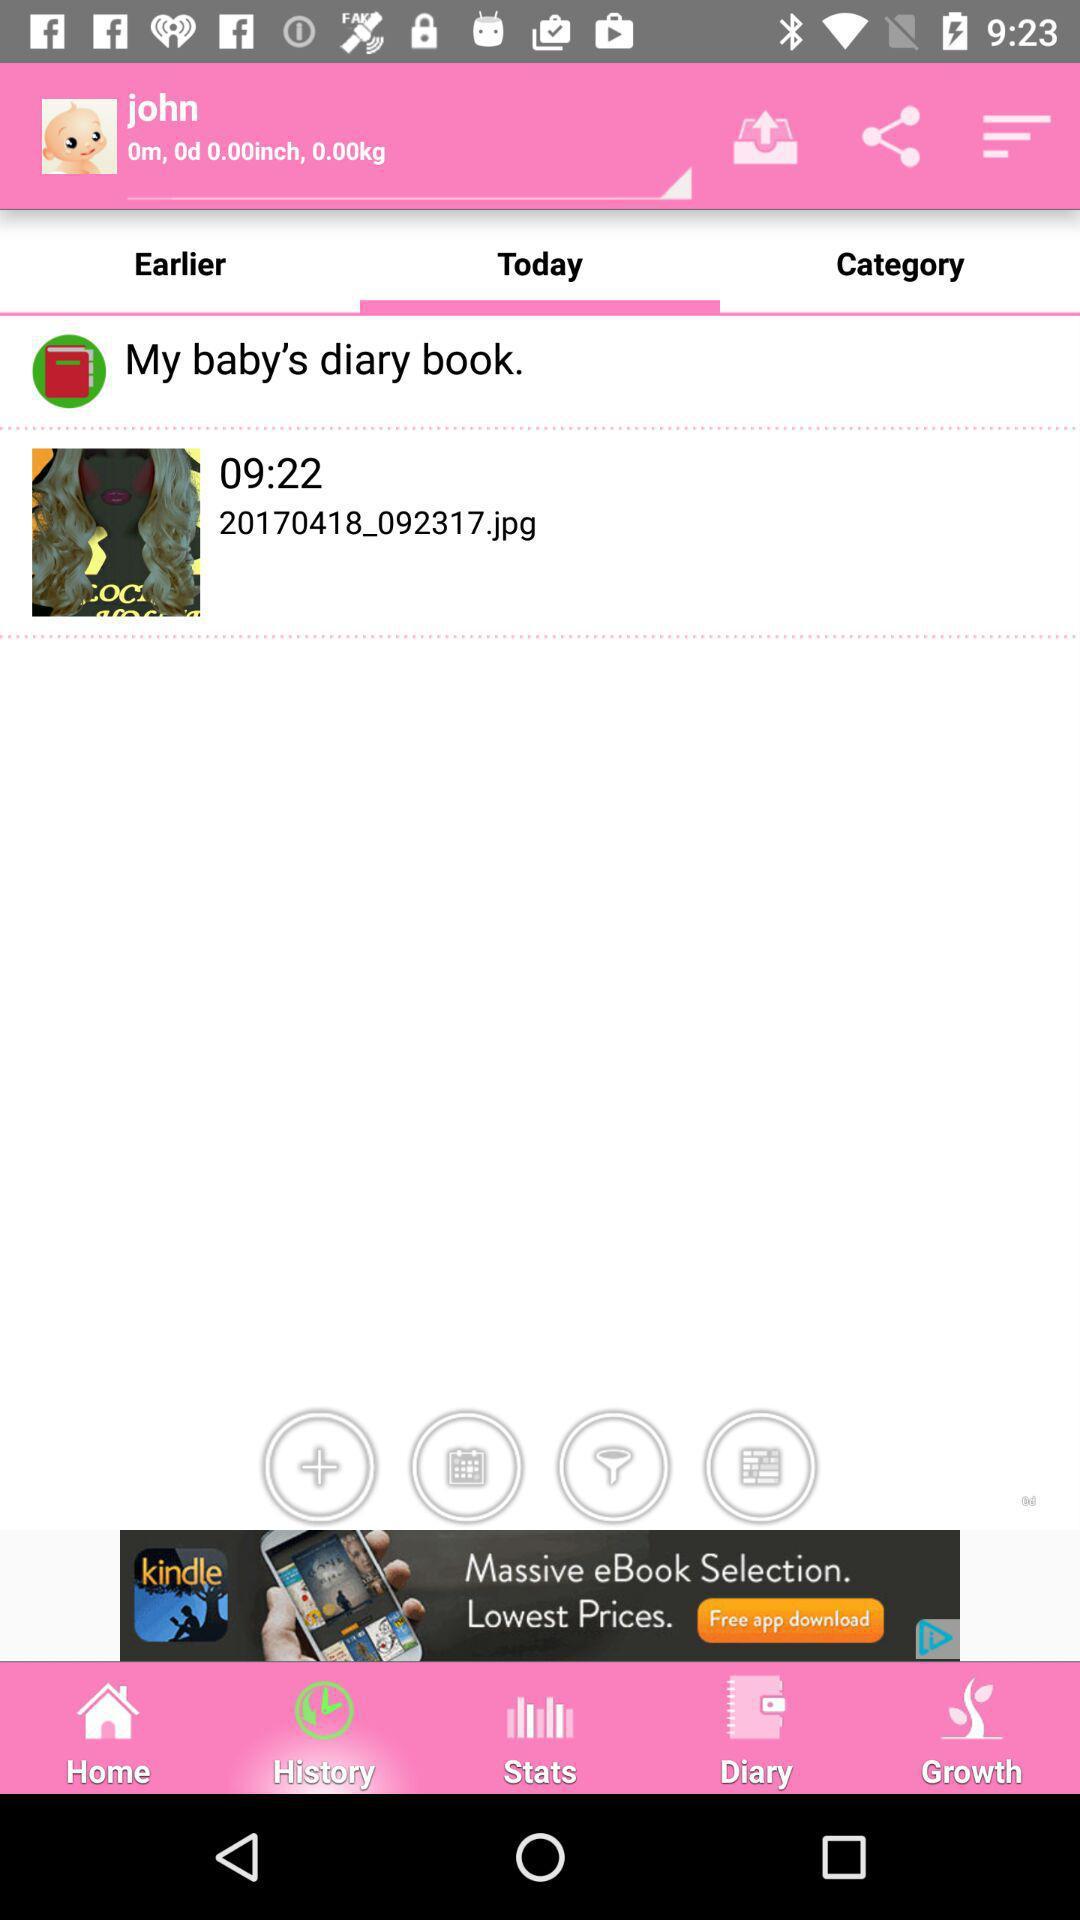 This screenshot has height=1920, width=1080. I want to click on image, so click(318, 1467).